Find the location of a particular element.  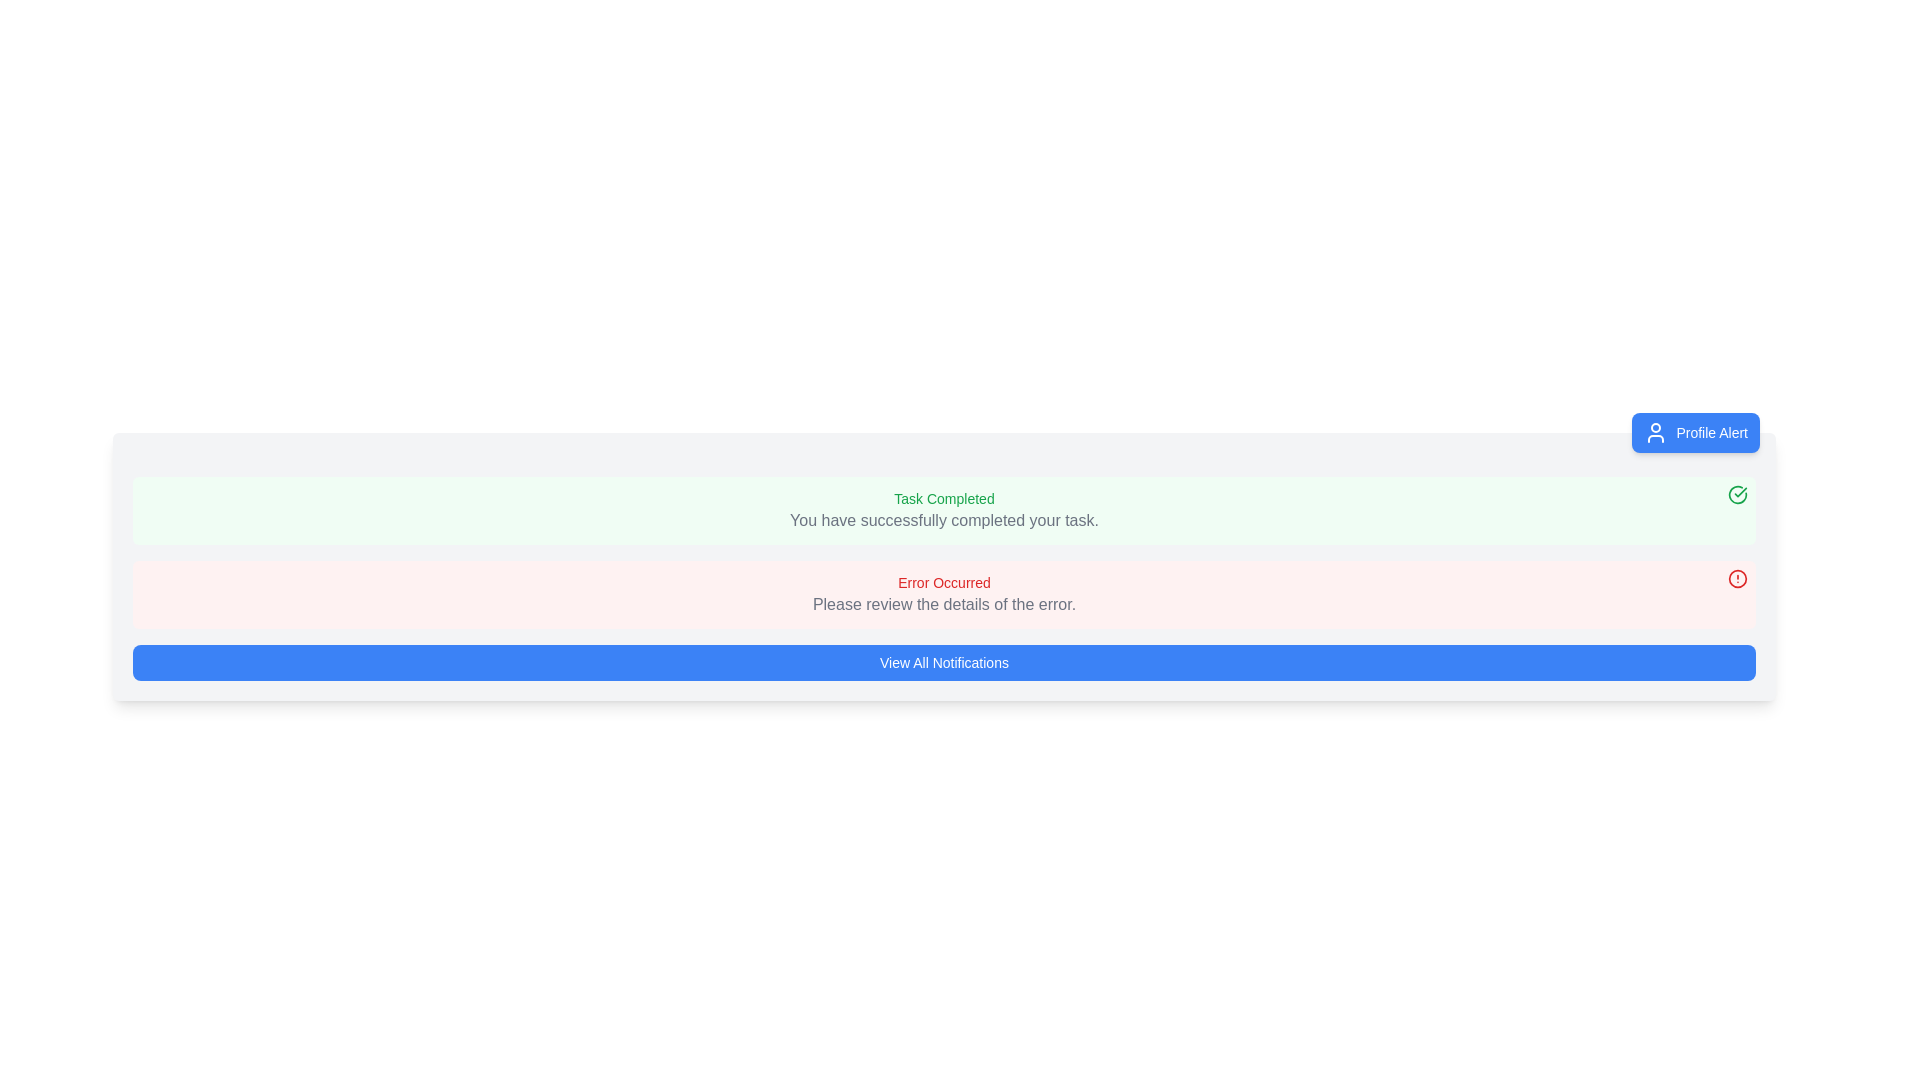

the confirmation message text within the green notification box labeled 'Task Completed', which is the second line of text located beneath the heading is located at coordinates (943, 519).